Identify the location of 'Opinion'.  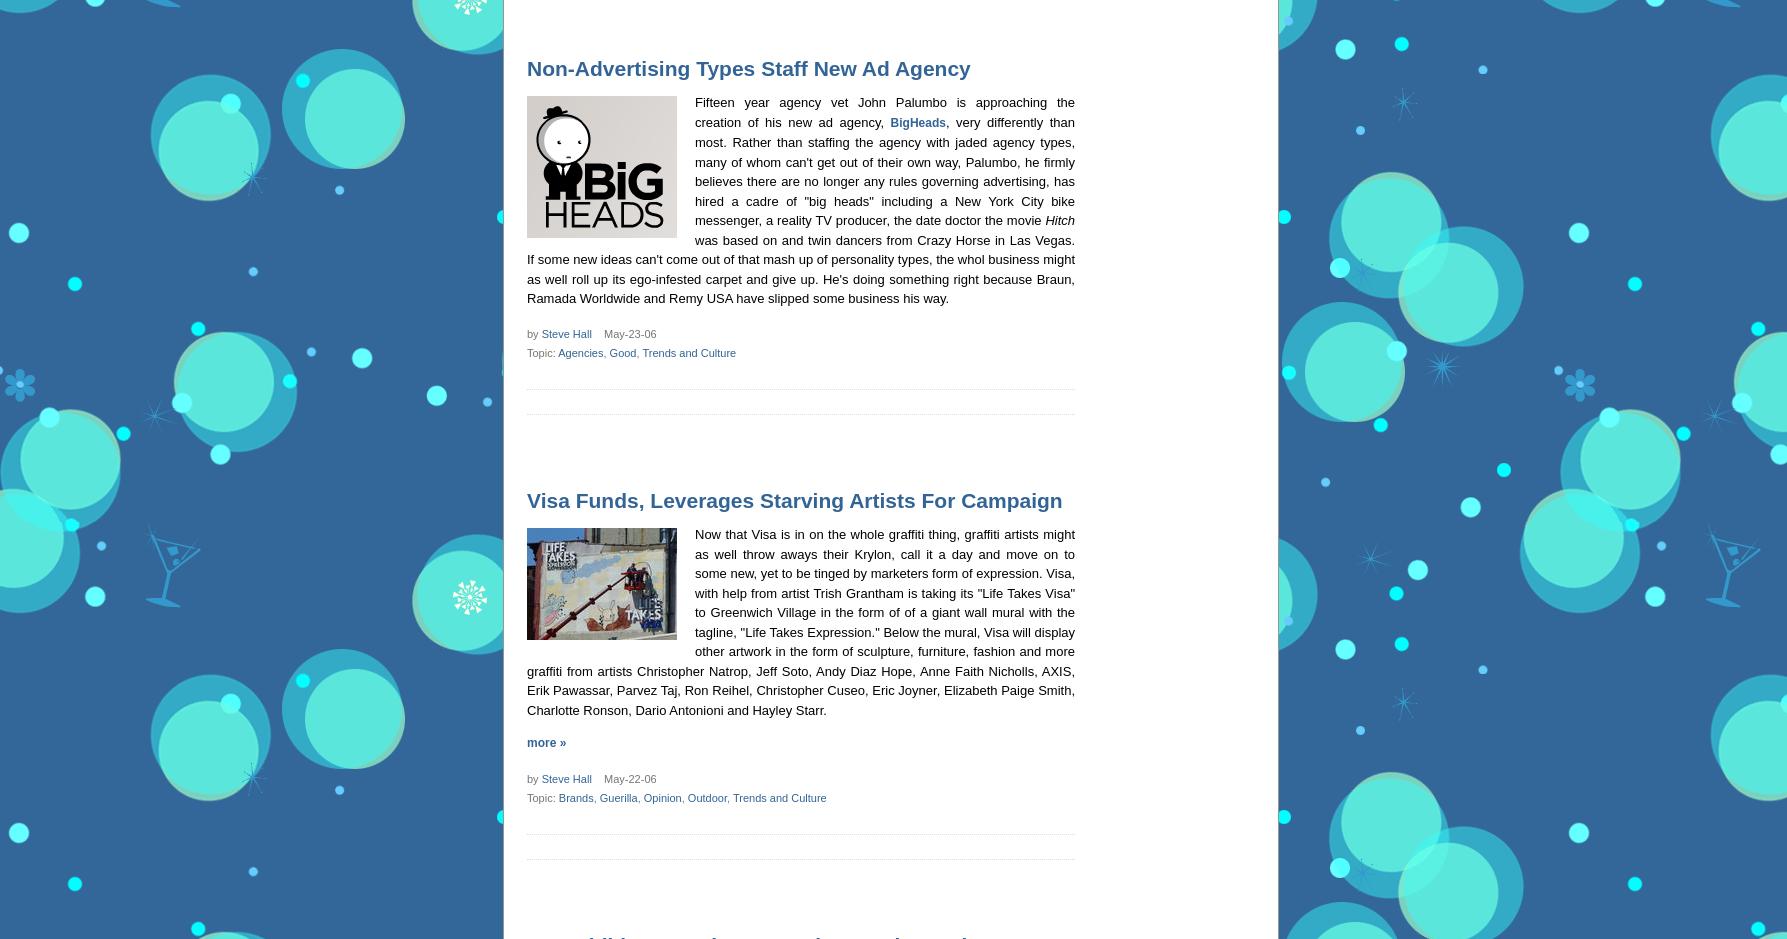
(661, 797).